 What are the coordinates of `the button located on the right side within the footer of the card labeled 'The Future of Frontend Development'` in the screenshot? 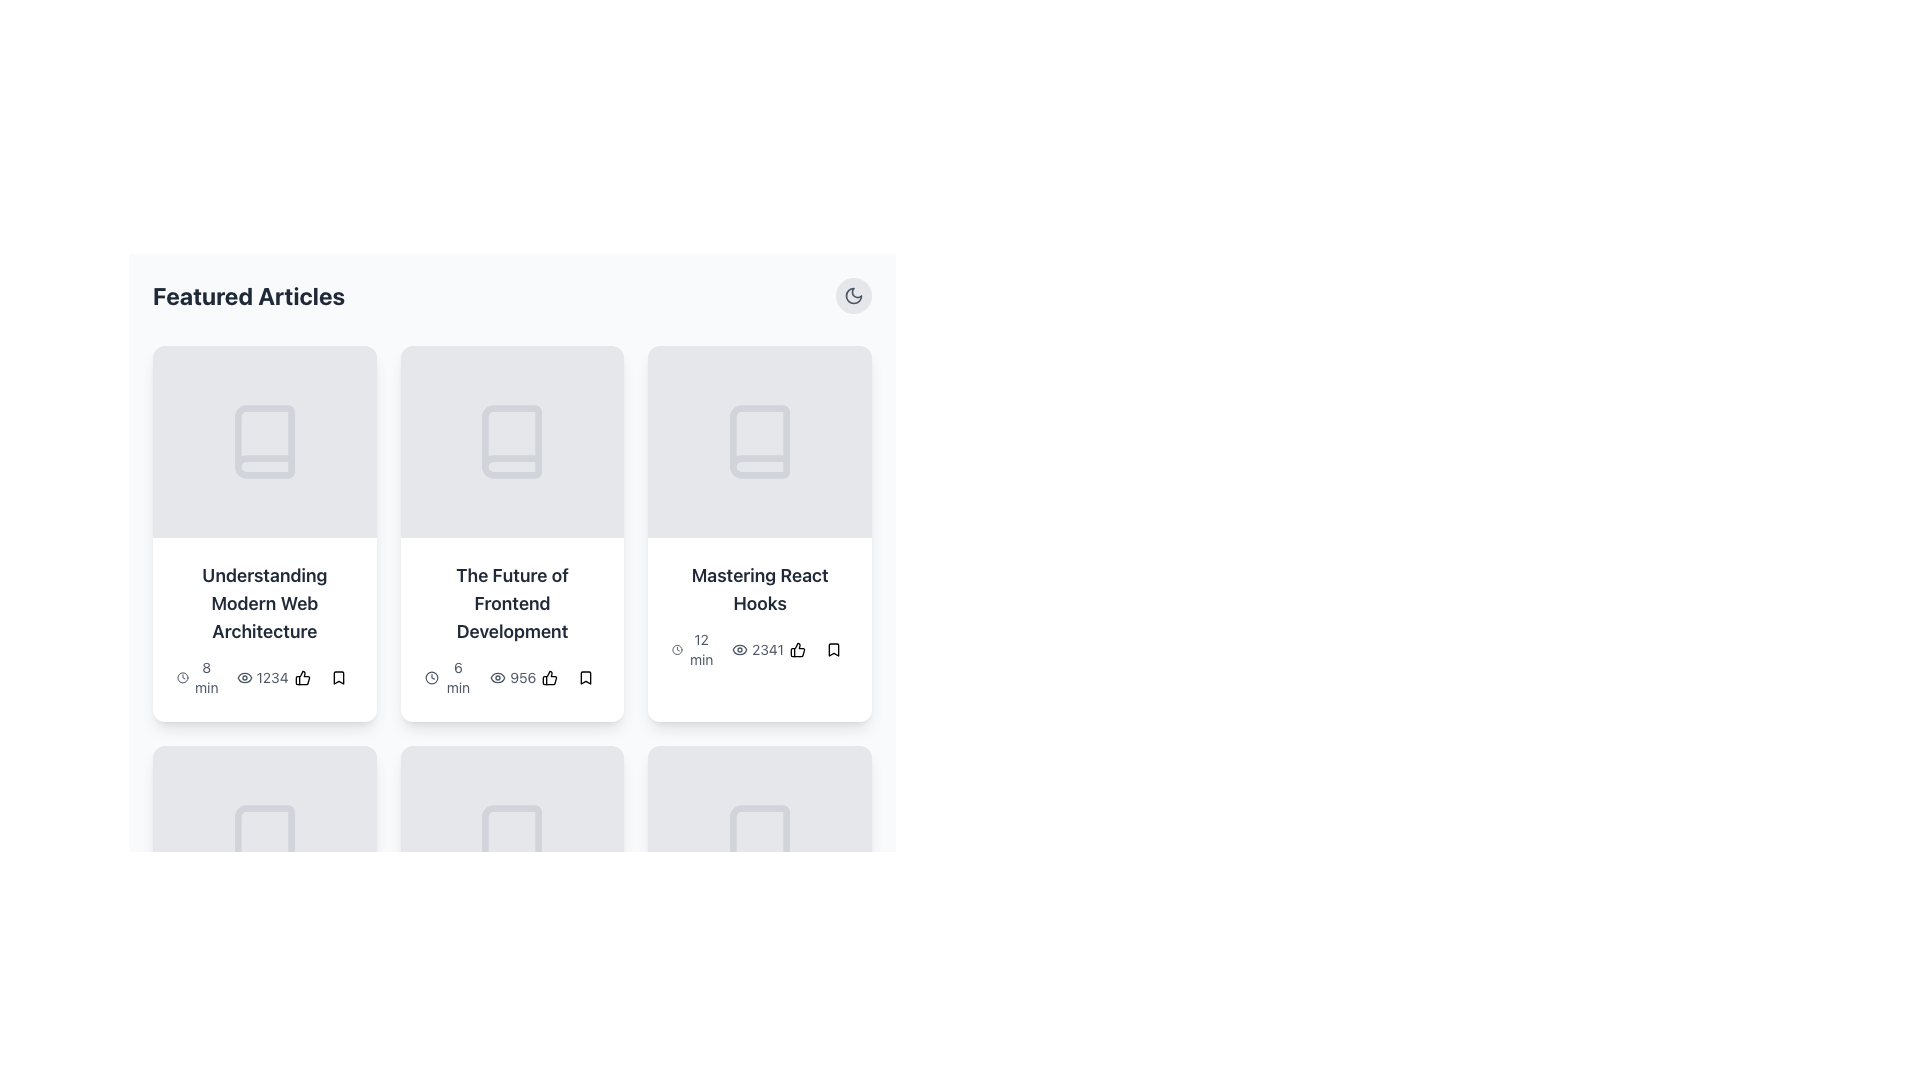 It's located at (585, 677).